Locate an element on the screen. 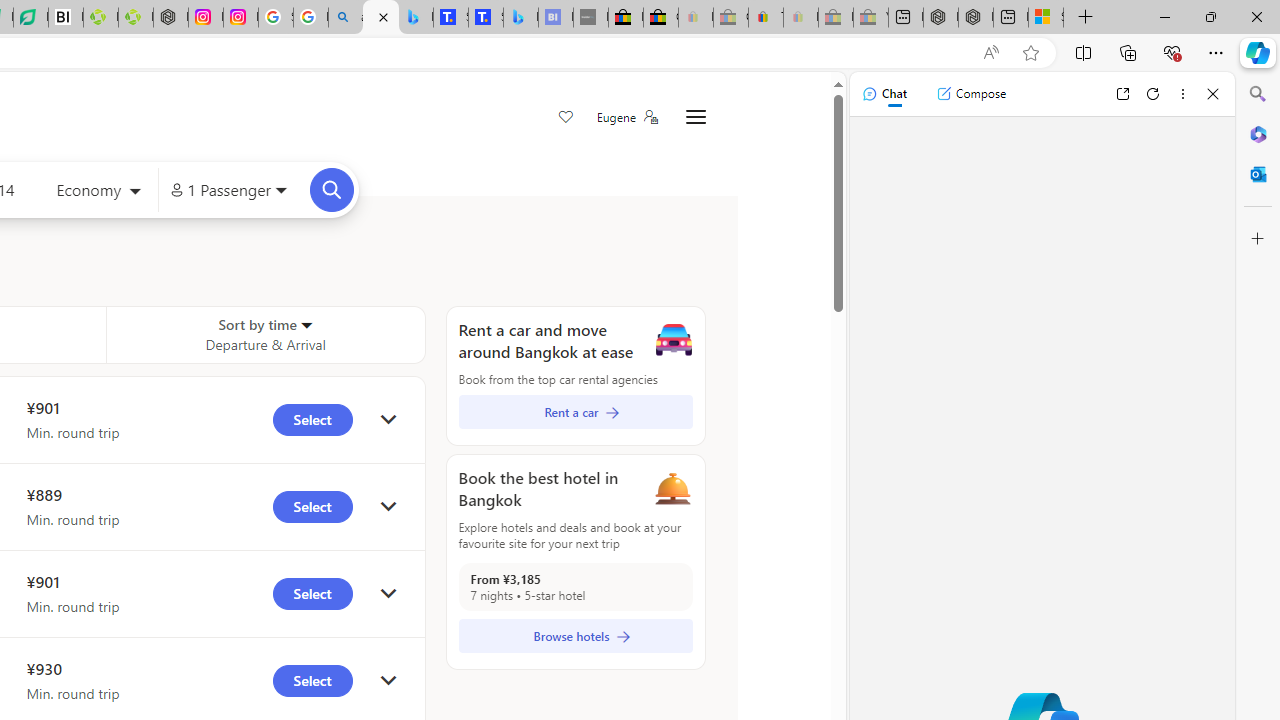  'Open link in new tab' is located at coordinates (1122, 93).